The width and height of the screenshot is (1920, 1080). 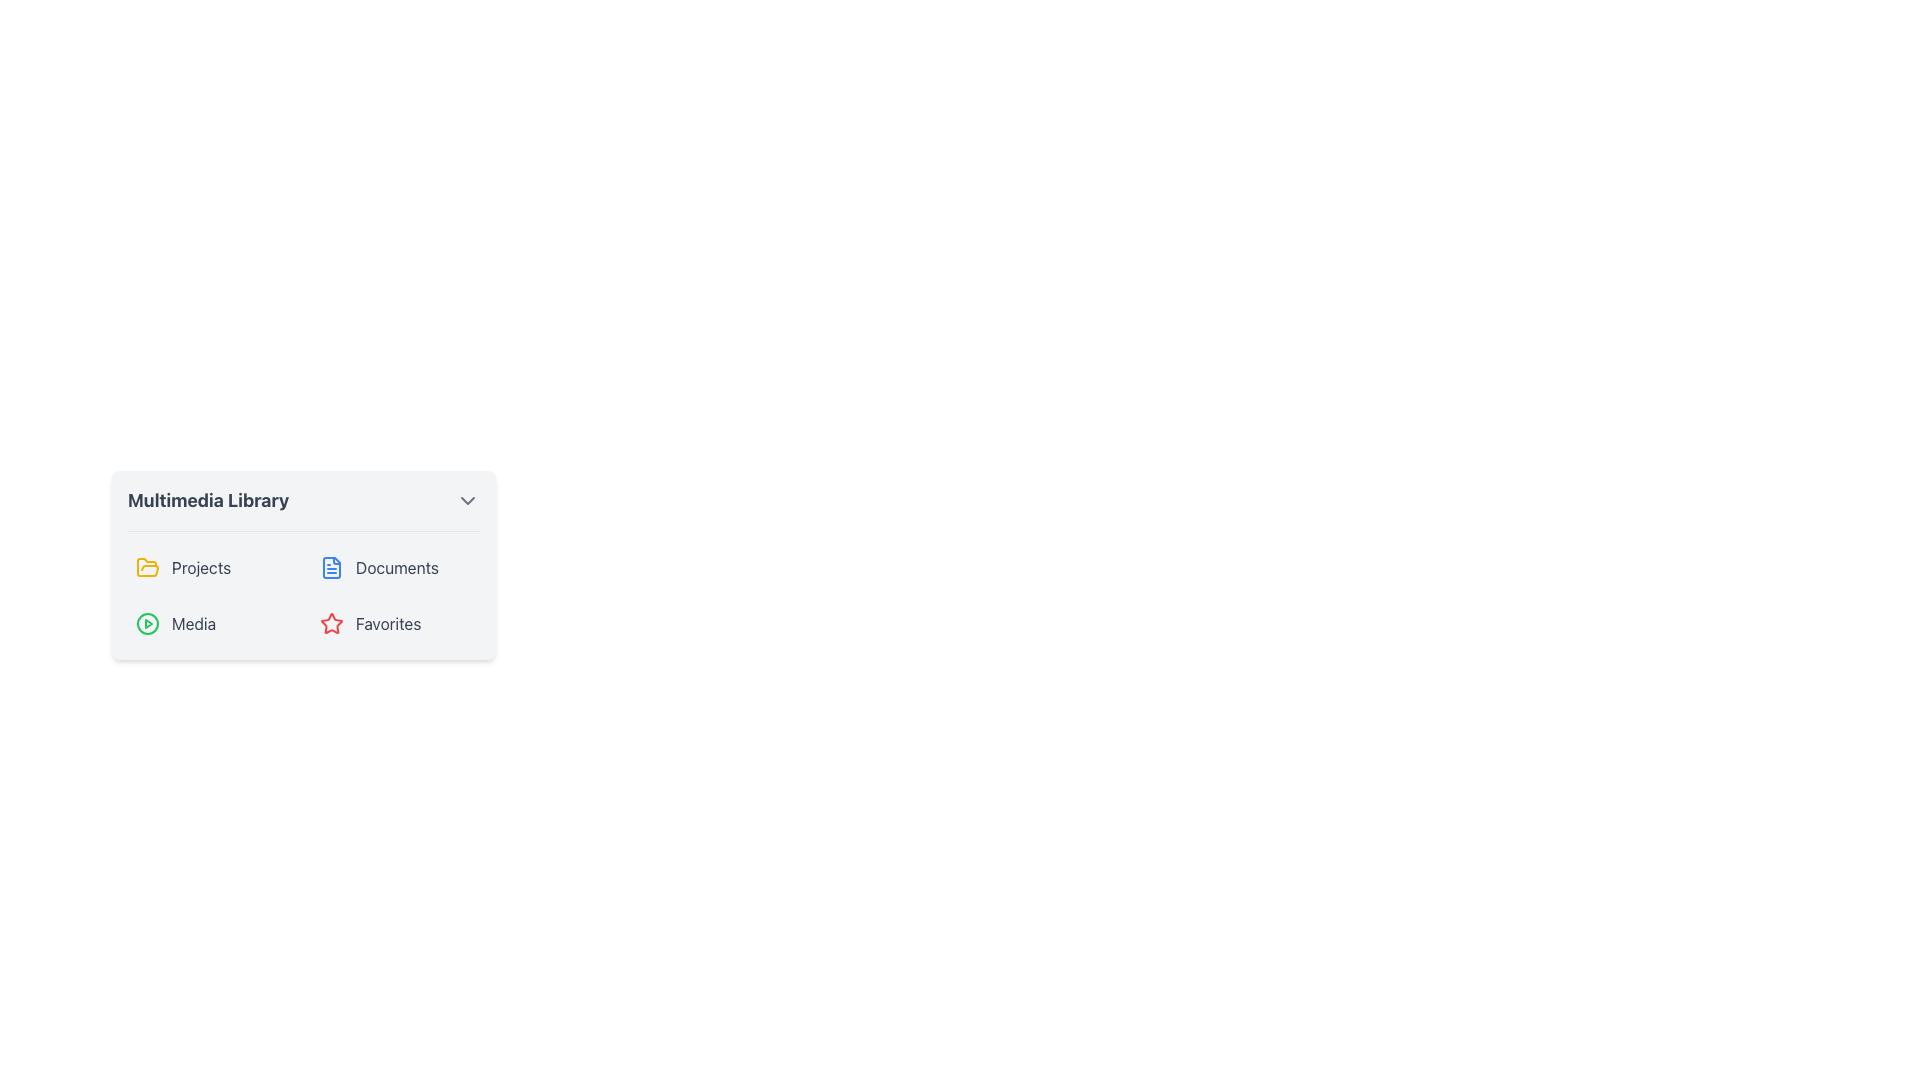 What do you see at coordinates (147, 623) in the screenshot?
I see `the 'Media' icon in the vertical menu under the 'Multimedia Library' section` at bounding box center [147, 623].